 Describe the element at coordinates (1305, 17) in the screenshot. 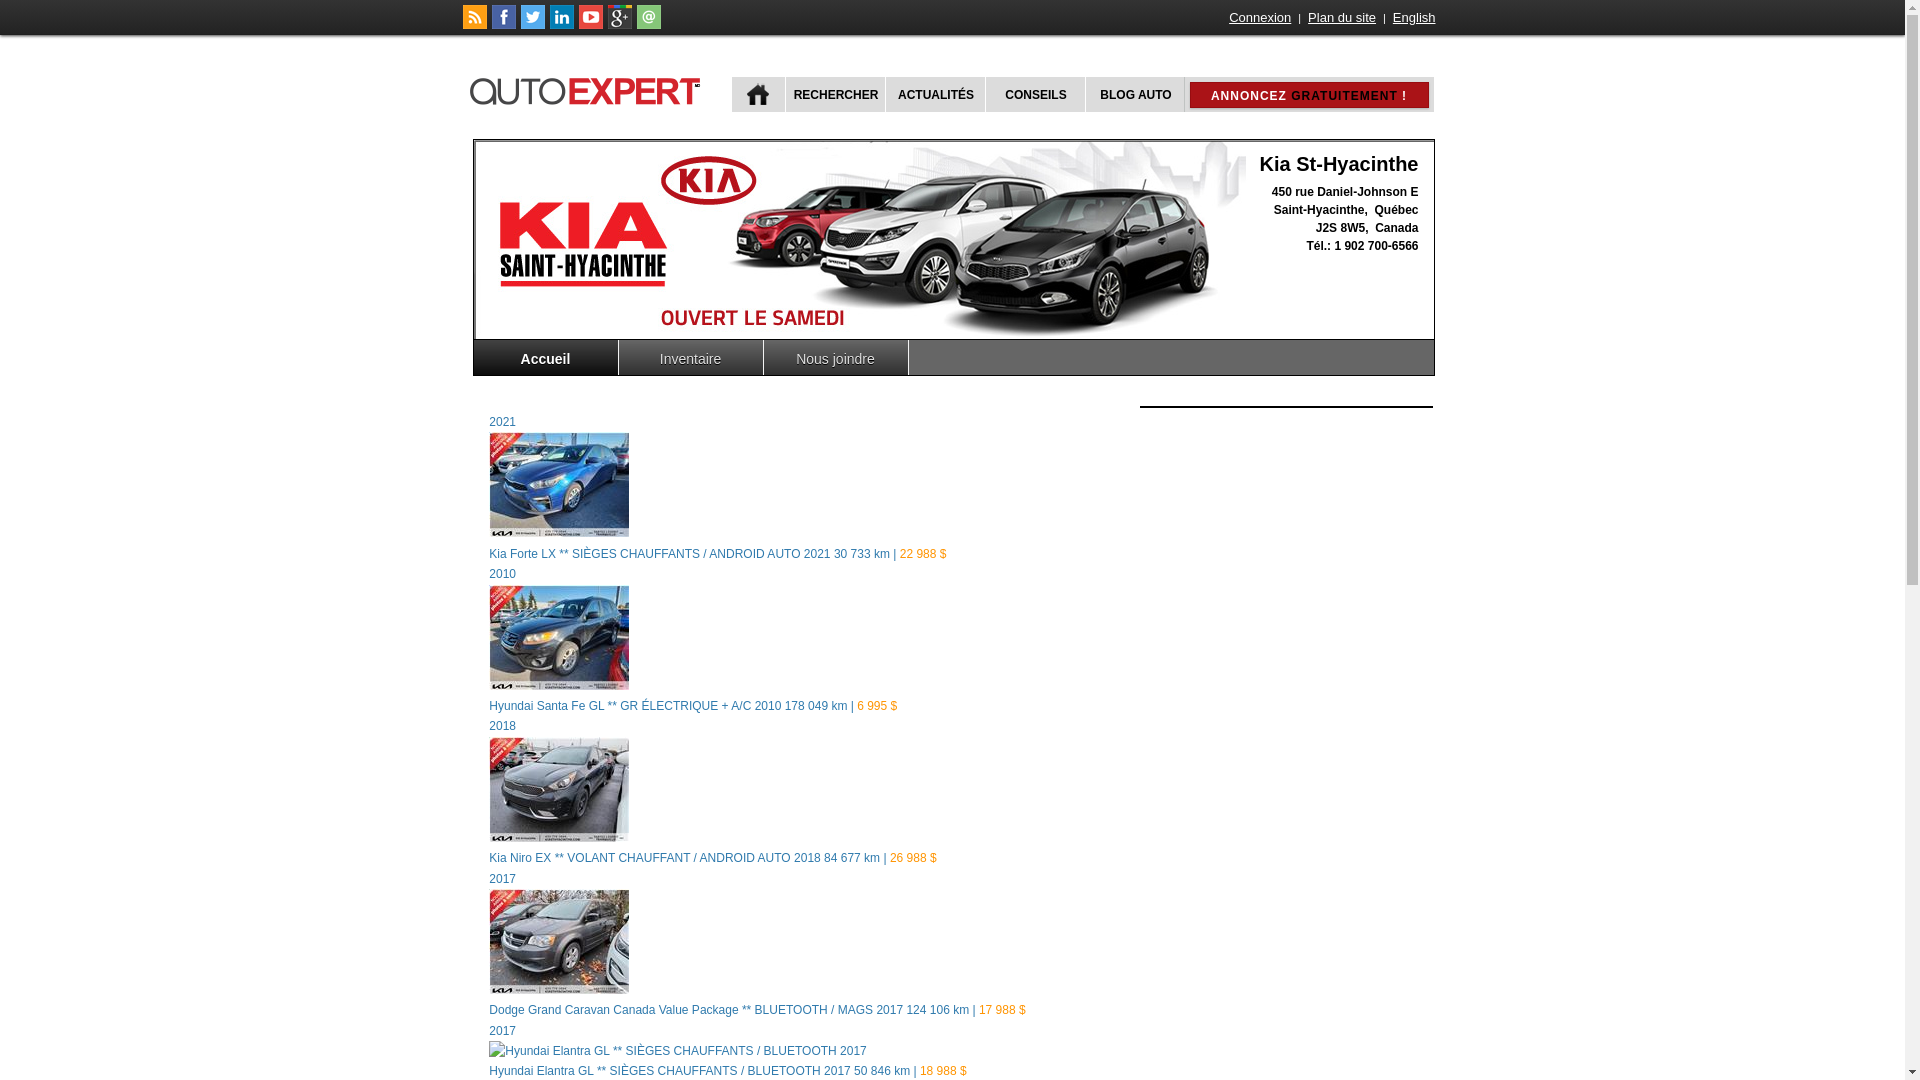

I see `'Plan du site'` at that location.